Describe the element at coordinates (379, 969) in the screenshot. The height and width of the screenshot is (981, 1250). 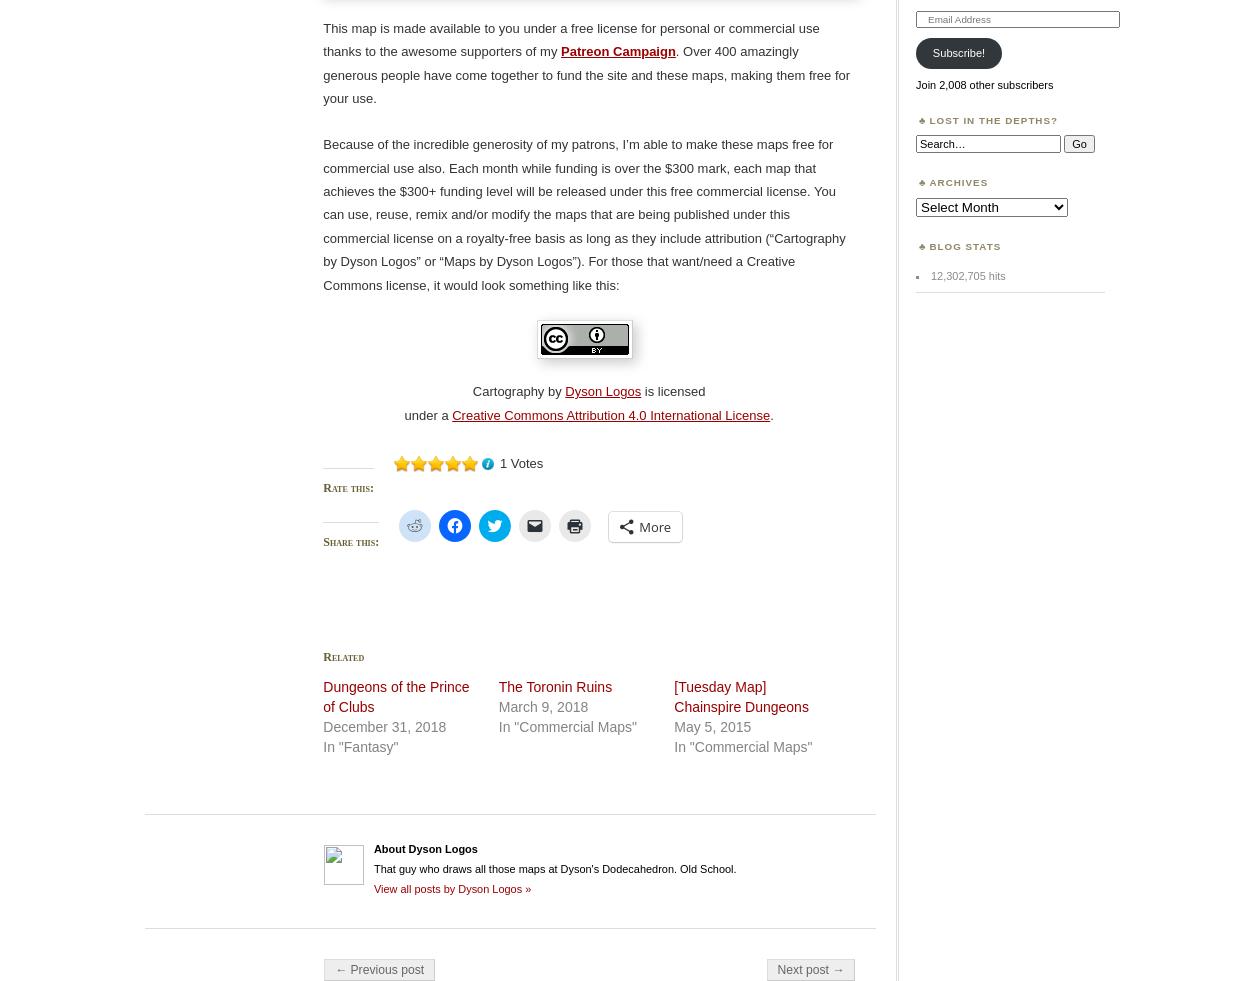
I see `'← Previous post'` at that location.